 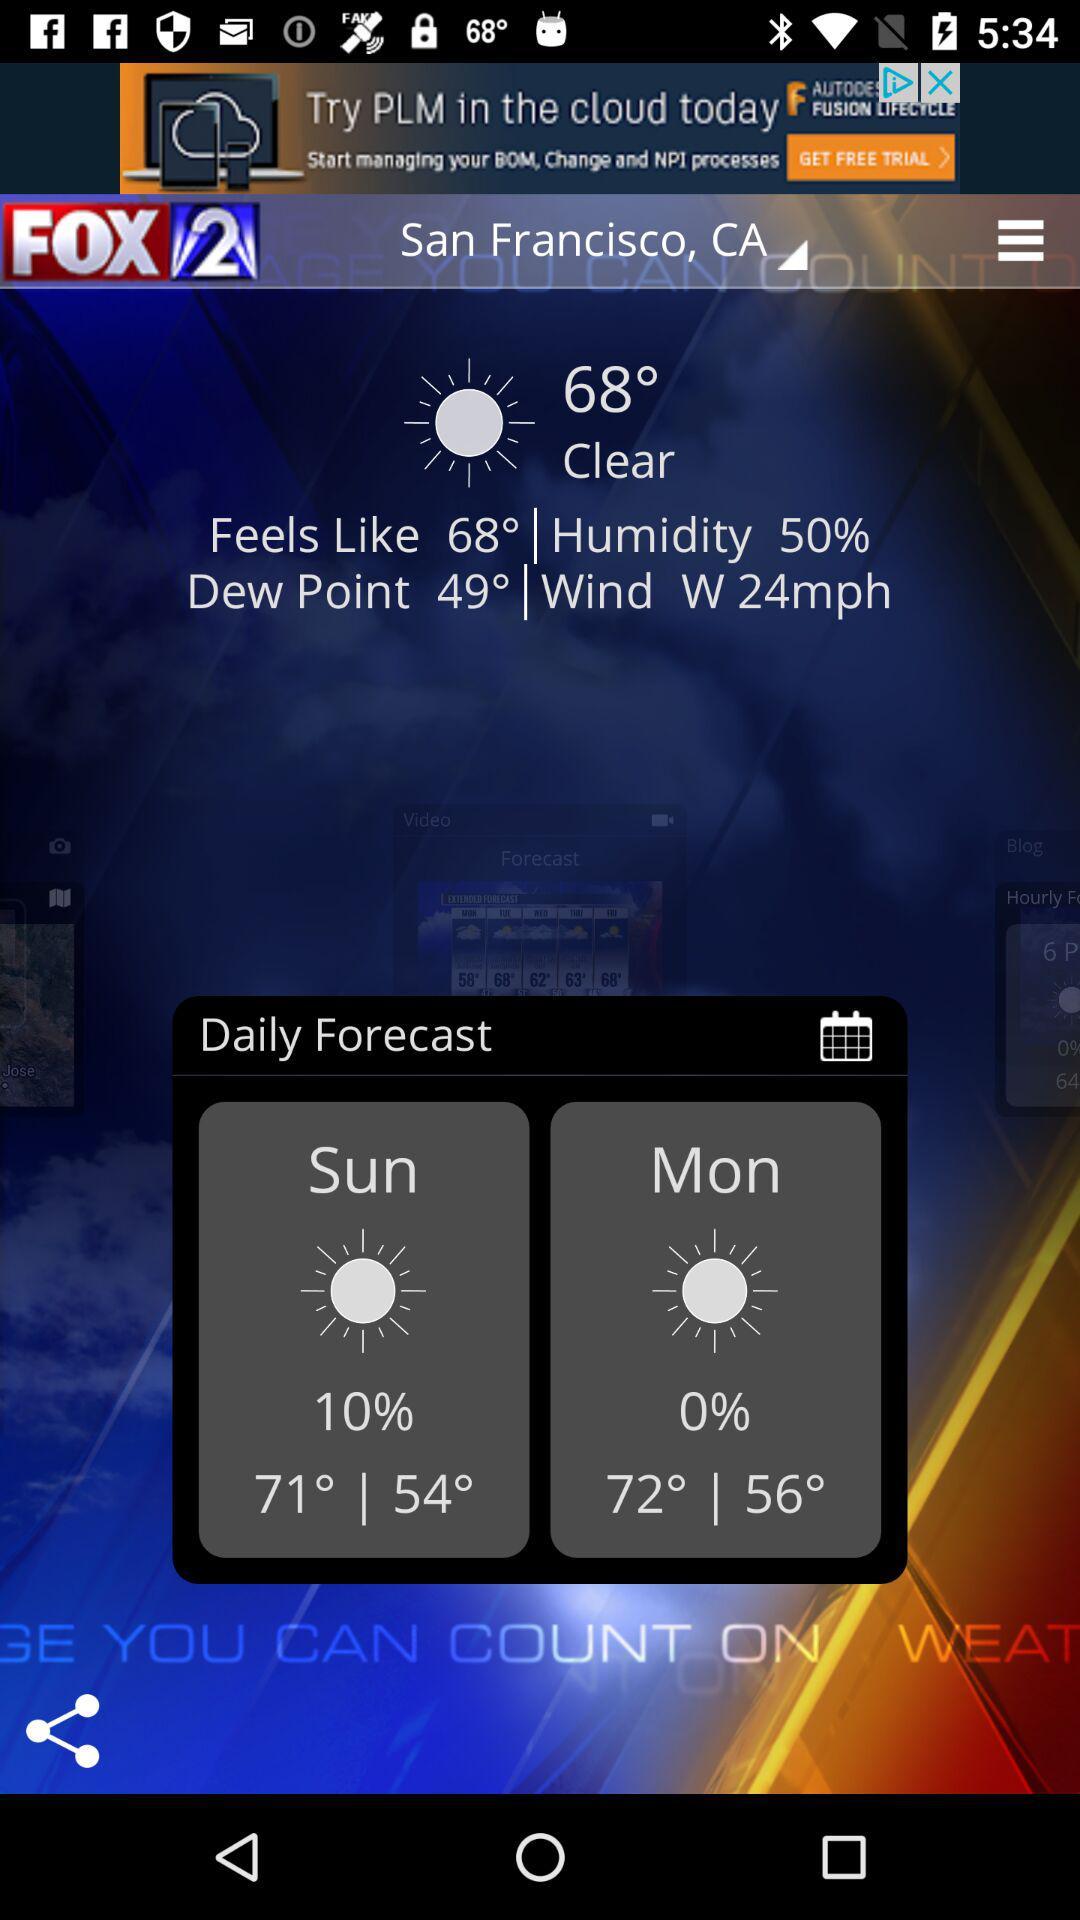 I want to click on the share icon, so click(x=61, y=1730).